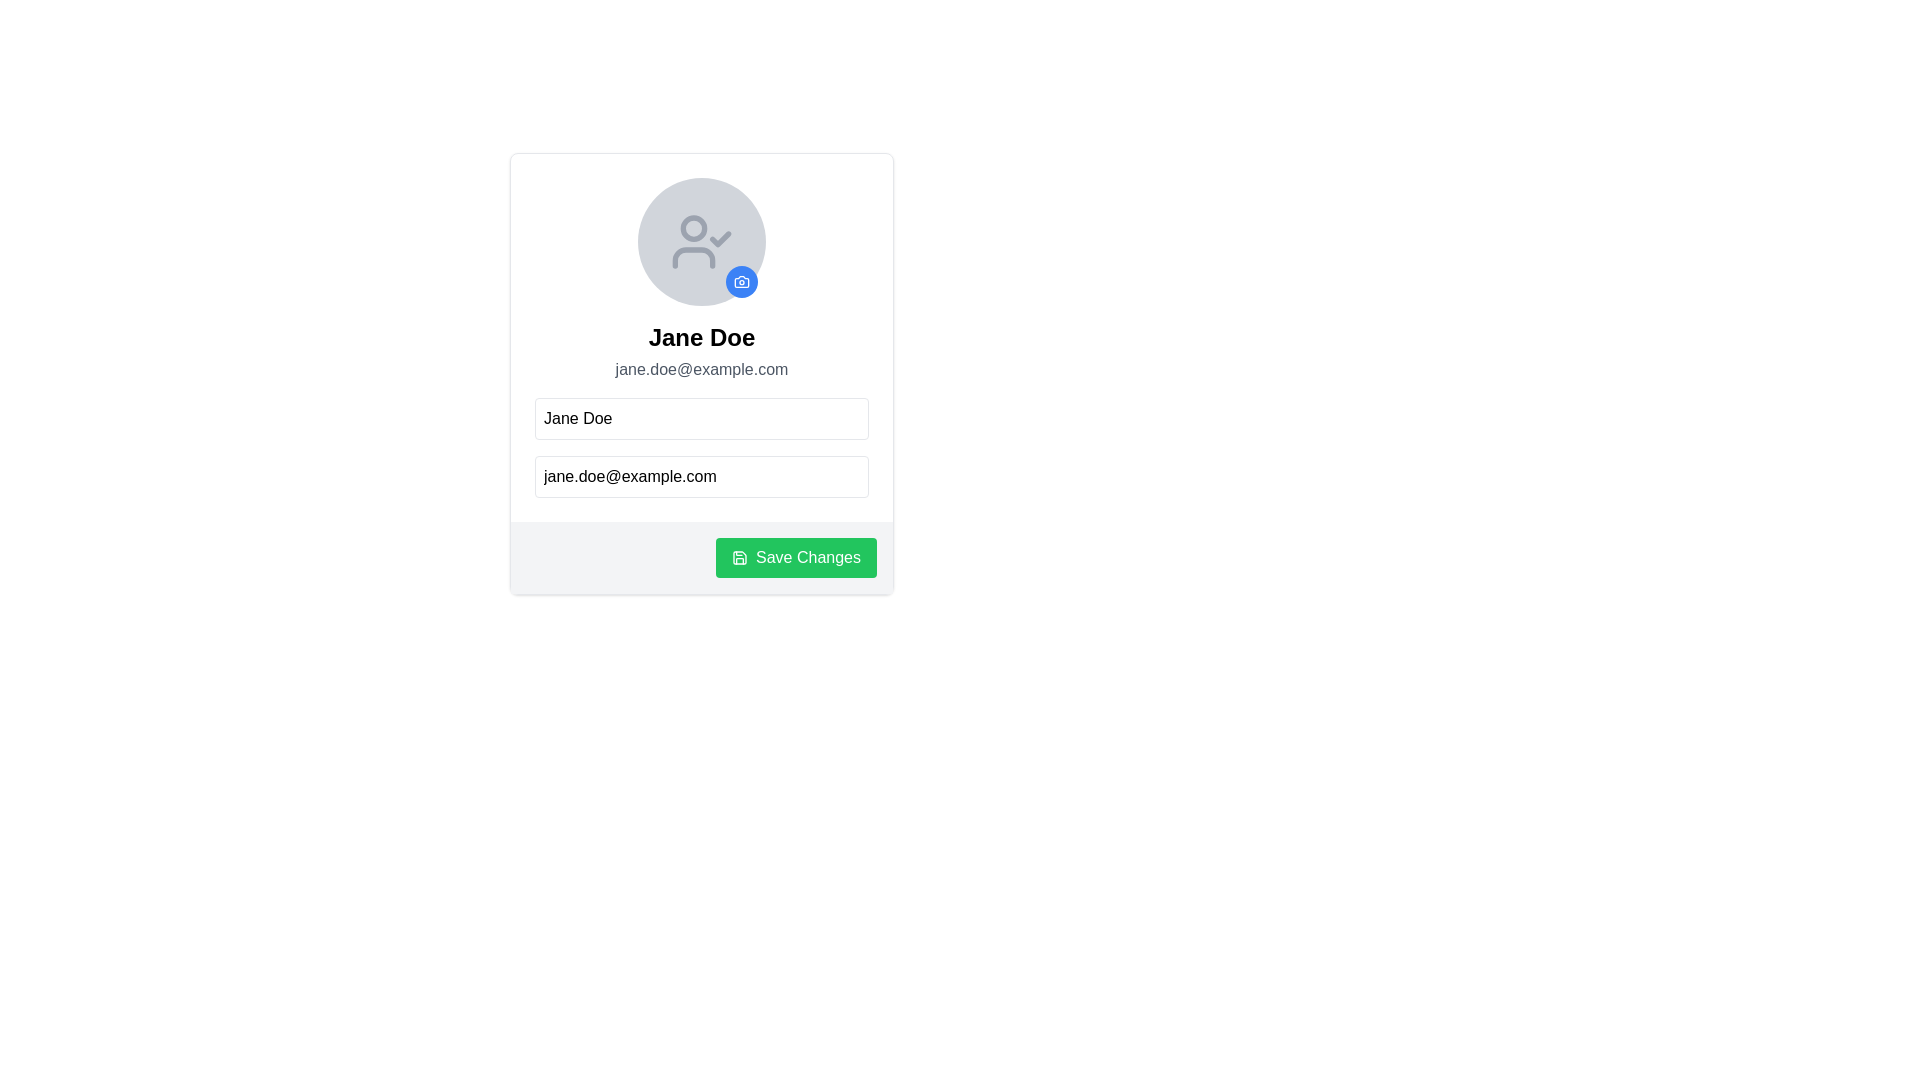  I want to click on the camera icon within the small blue circular button located at the bottom right of the user's profile image, so click(741, 281).